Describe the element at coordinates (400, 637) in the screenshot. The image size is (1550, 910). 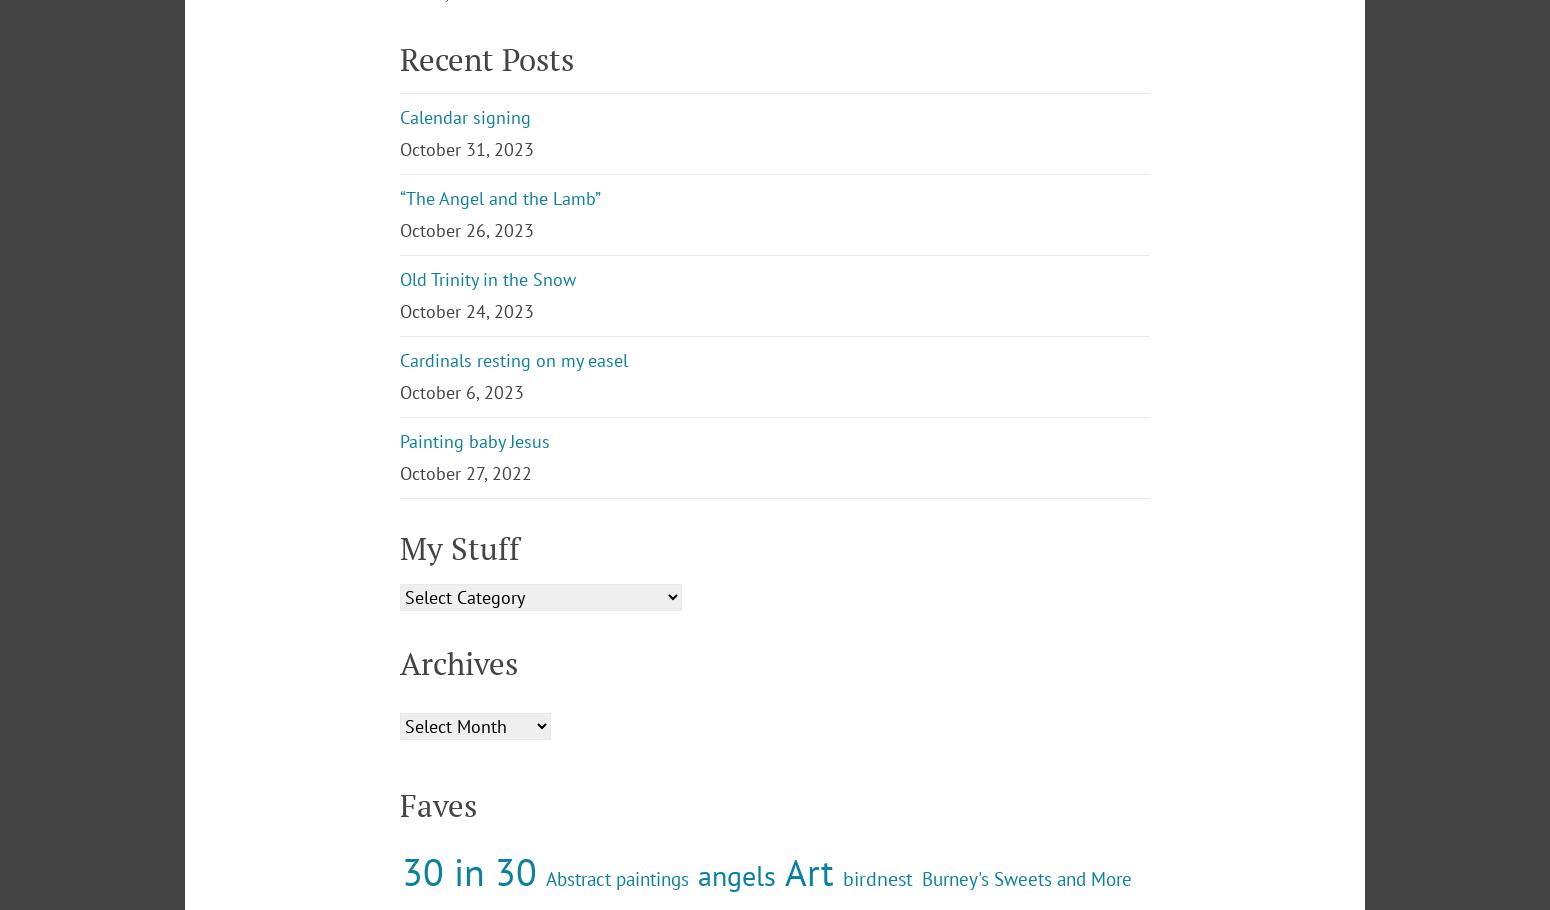
I see `'October 27, 2022'` at that location.